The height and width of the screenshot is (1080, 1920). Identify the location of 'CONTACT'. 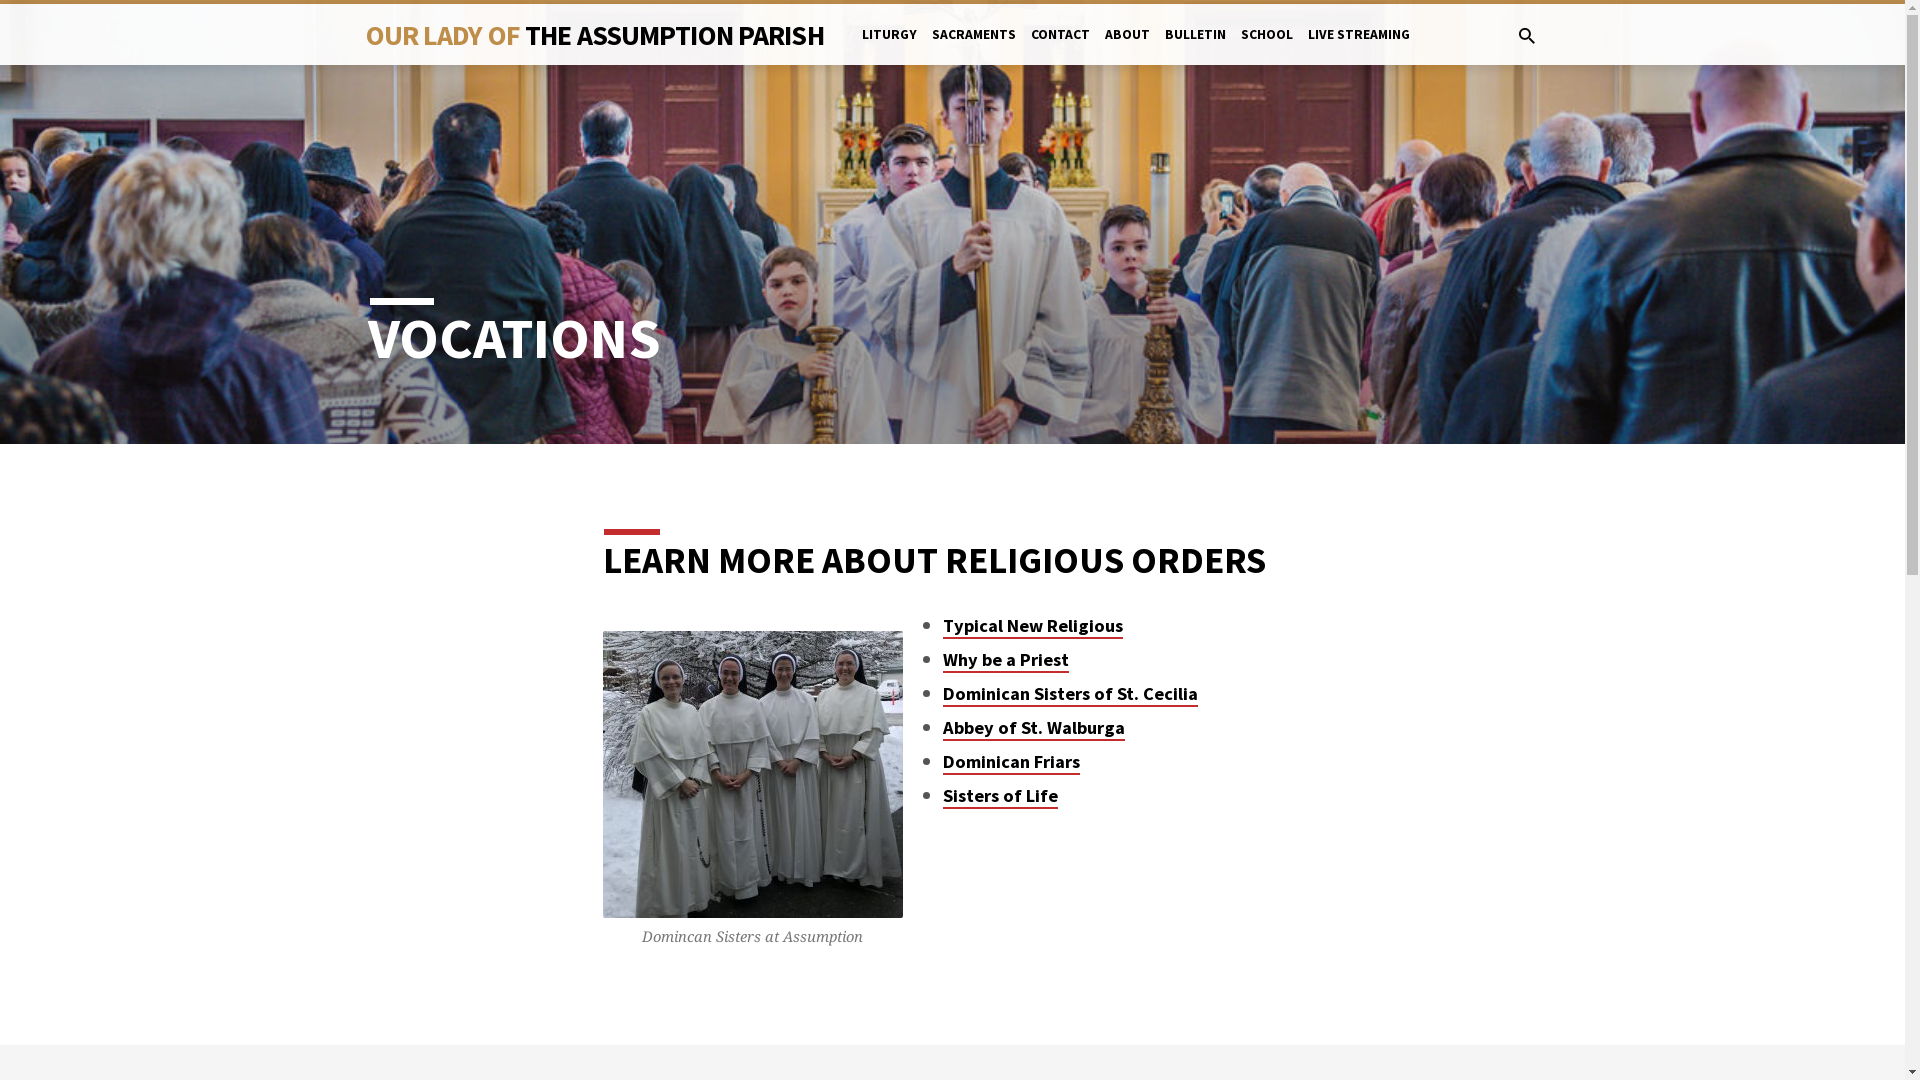
(1031, 46).